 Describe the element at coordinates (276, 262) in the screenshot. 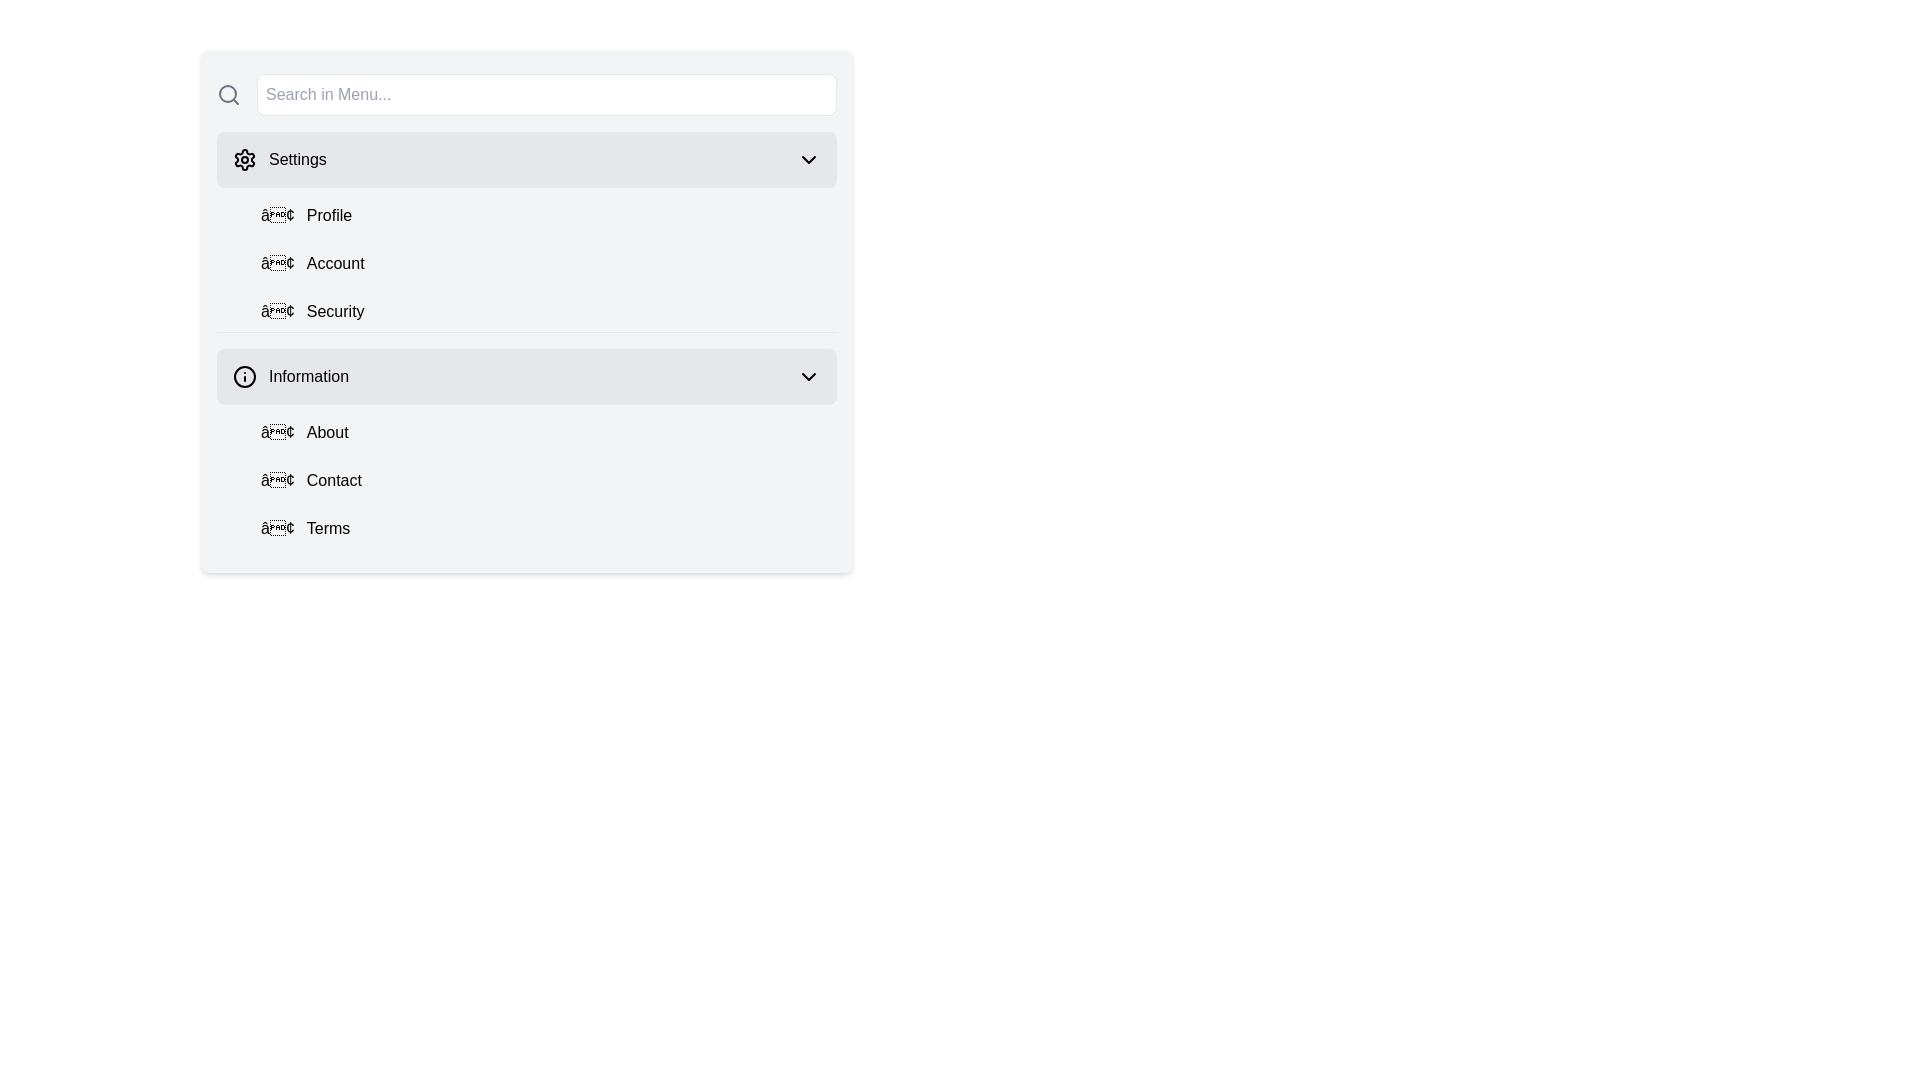

I see `the decorative icon located inside the vertical navigation menu, adjacent to the text 'Account'` at that location.